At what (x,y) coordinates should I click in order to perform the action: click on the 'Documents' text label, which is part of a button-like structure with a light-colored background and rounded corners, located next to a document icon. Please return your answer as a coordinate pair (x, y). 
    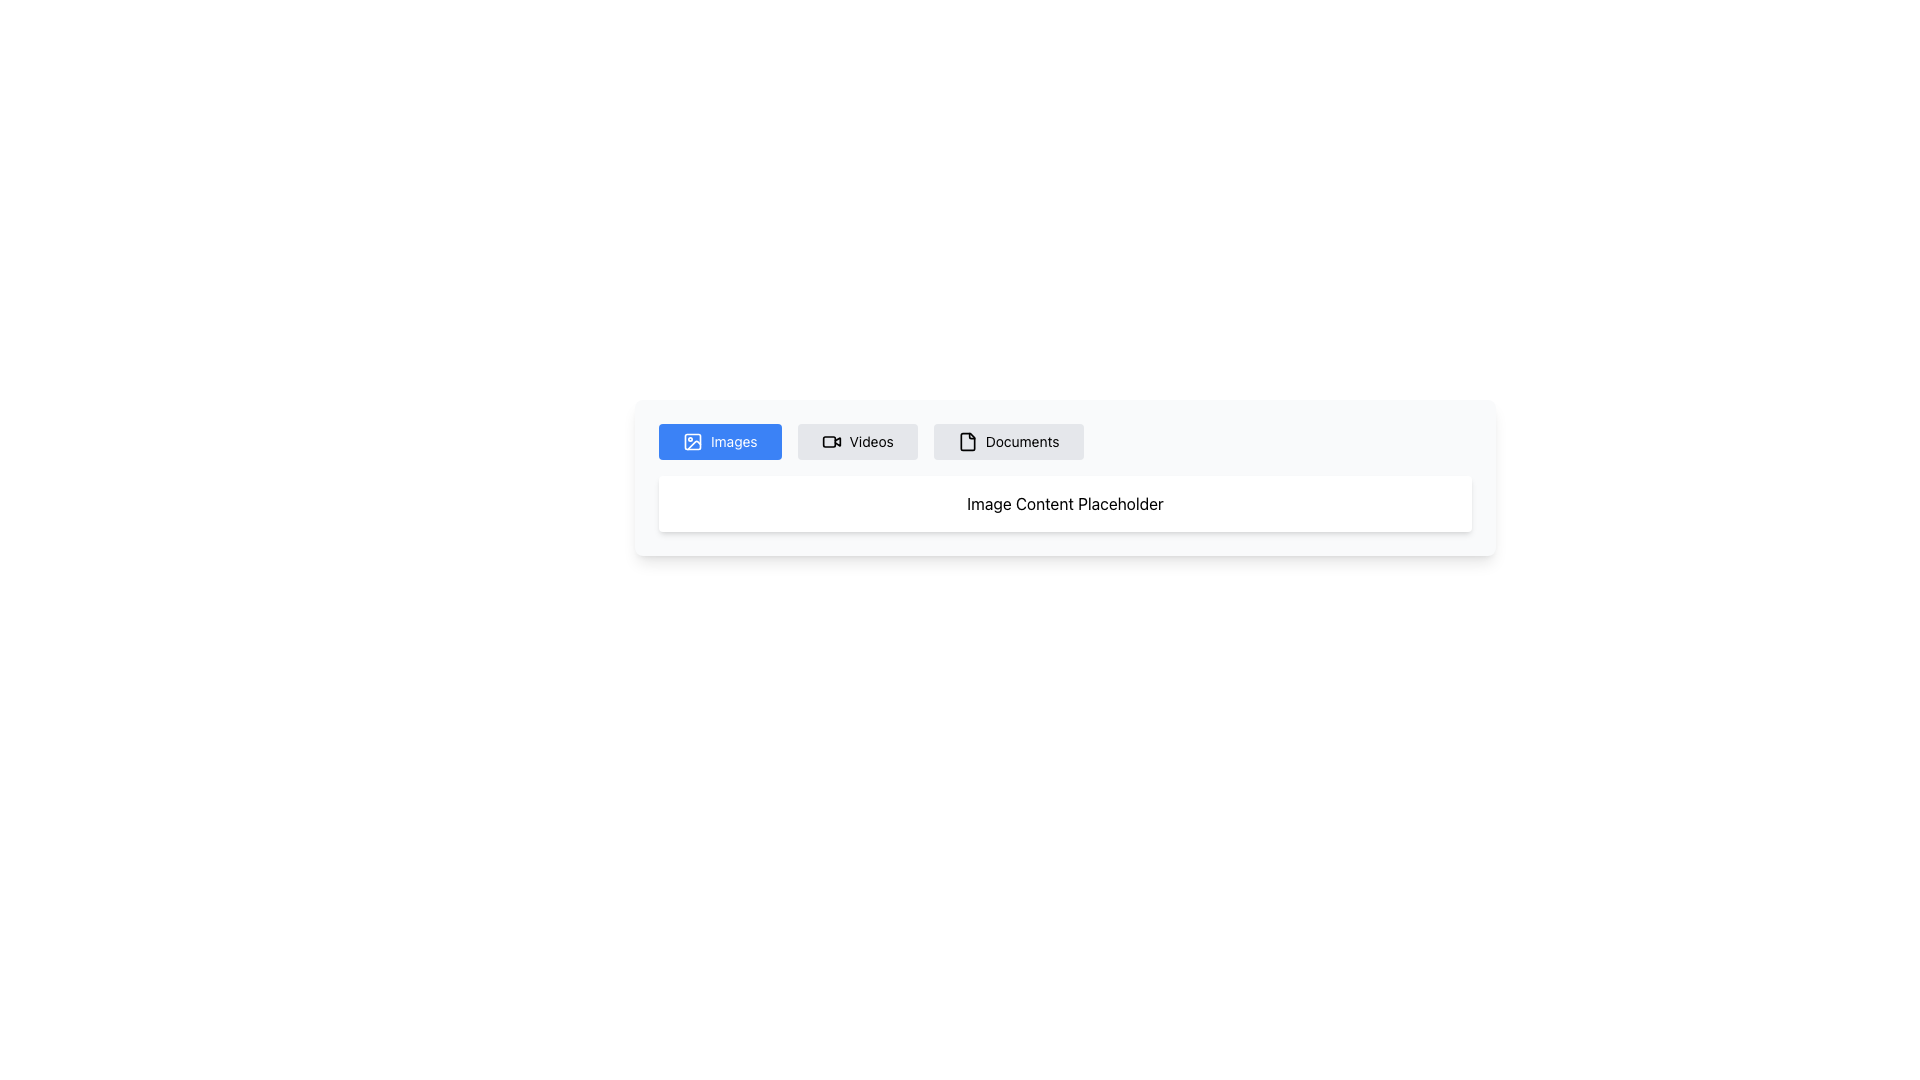
    Looking at the image, I should click on (1022, 441).